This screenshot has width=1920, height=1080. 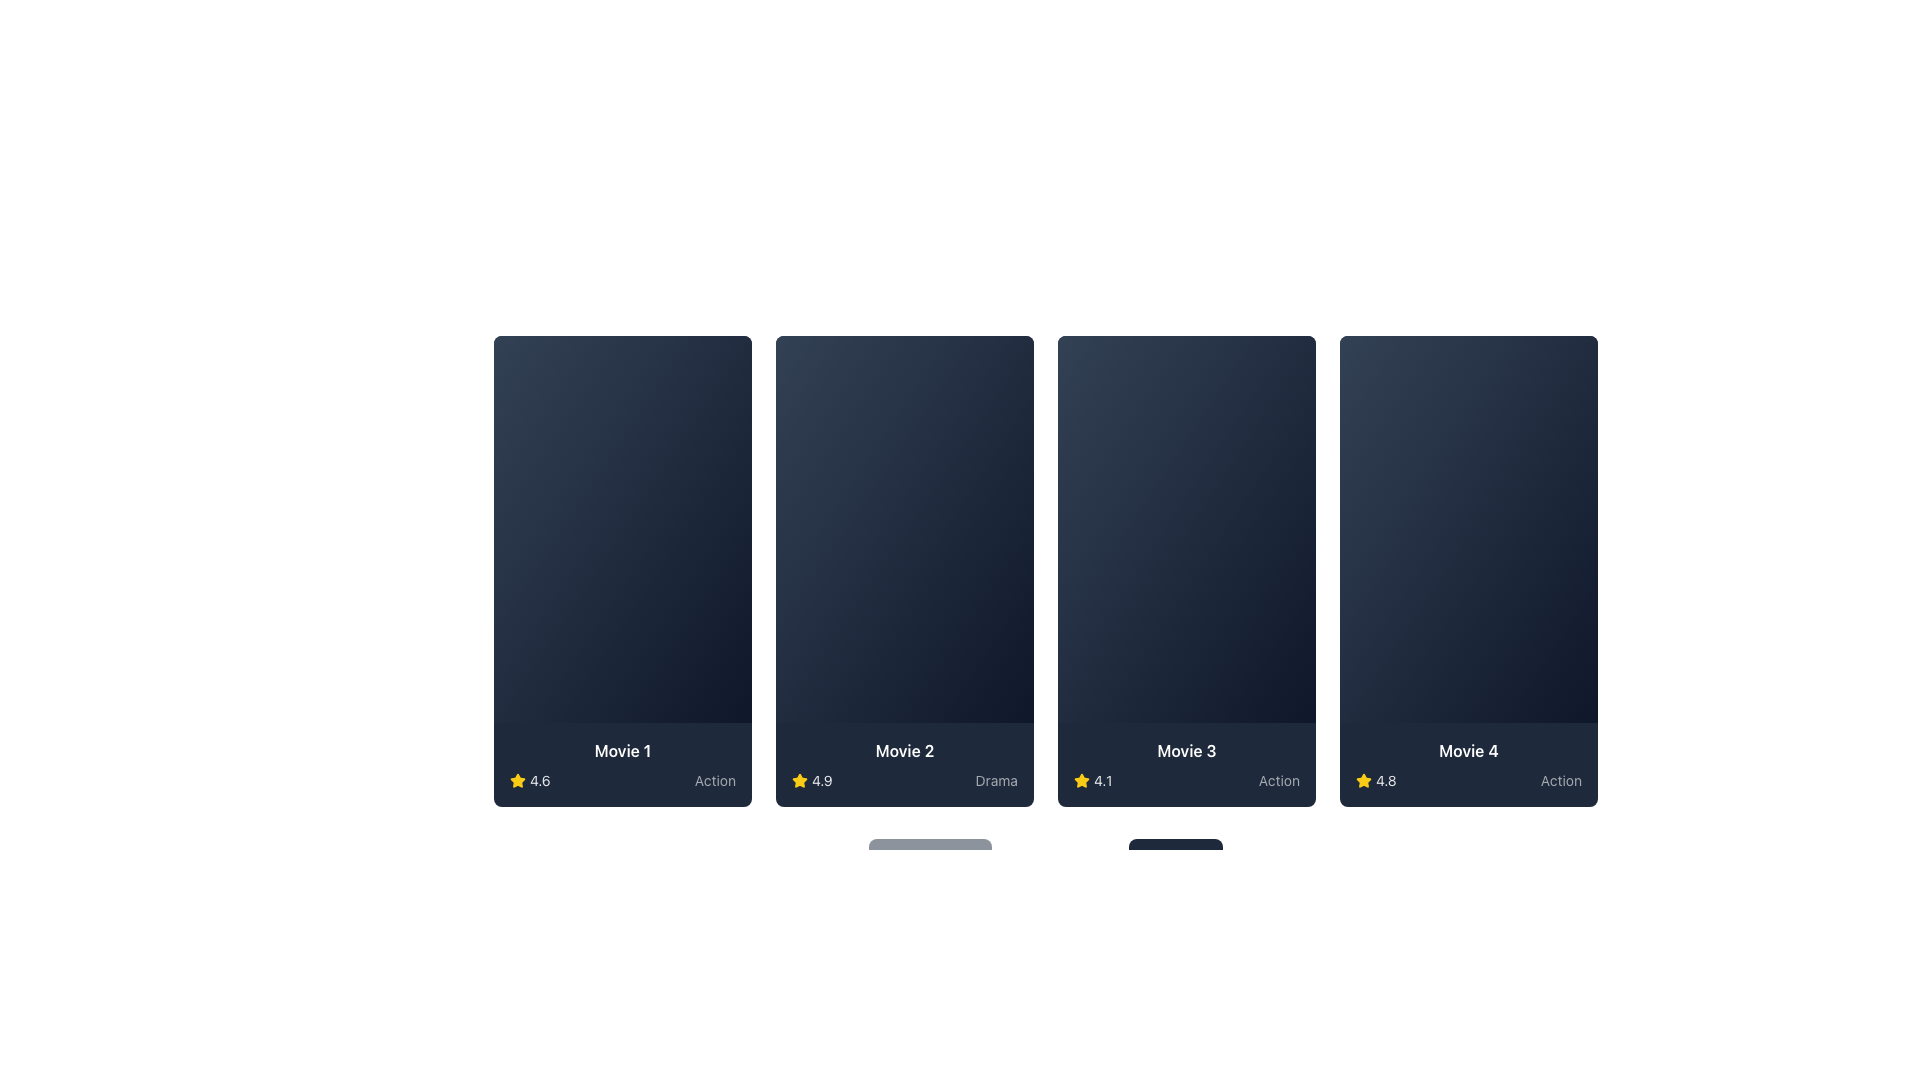 I want to click on the rating visually by focusing on the star icon and the score text indicating a rating of 4.6 located at the bottom left section of the first card, so click(x=530, y=779).